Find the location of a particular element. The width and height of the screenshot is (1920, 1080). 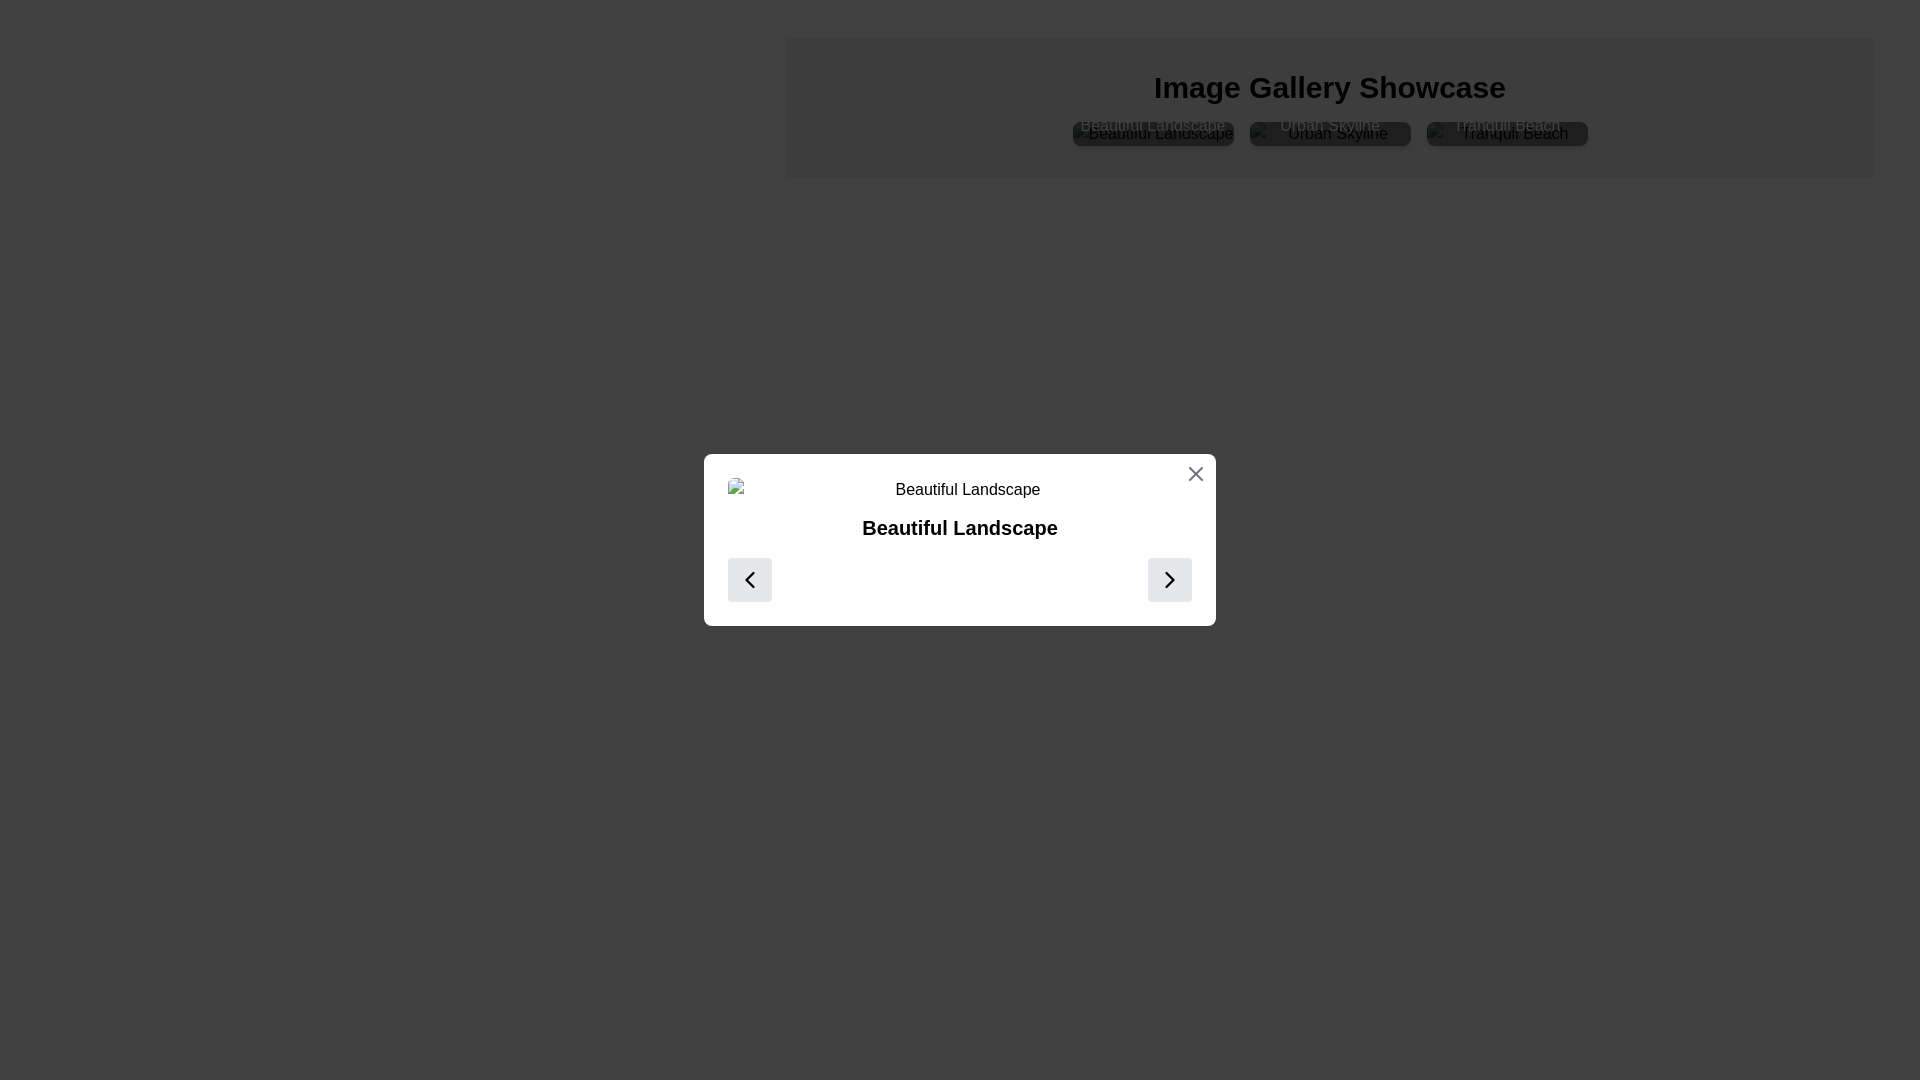

the leftward arrow navigation button icon with a thin black outline and light gray background is located at coordinates (748, 579).